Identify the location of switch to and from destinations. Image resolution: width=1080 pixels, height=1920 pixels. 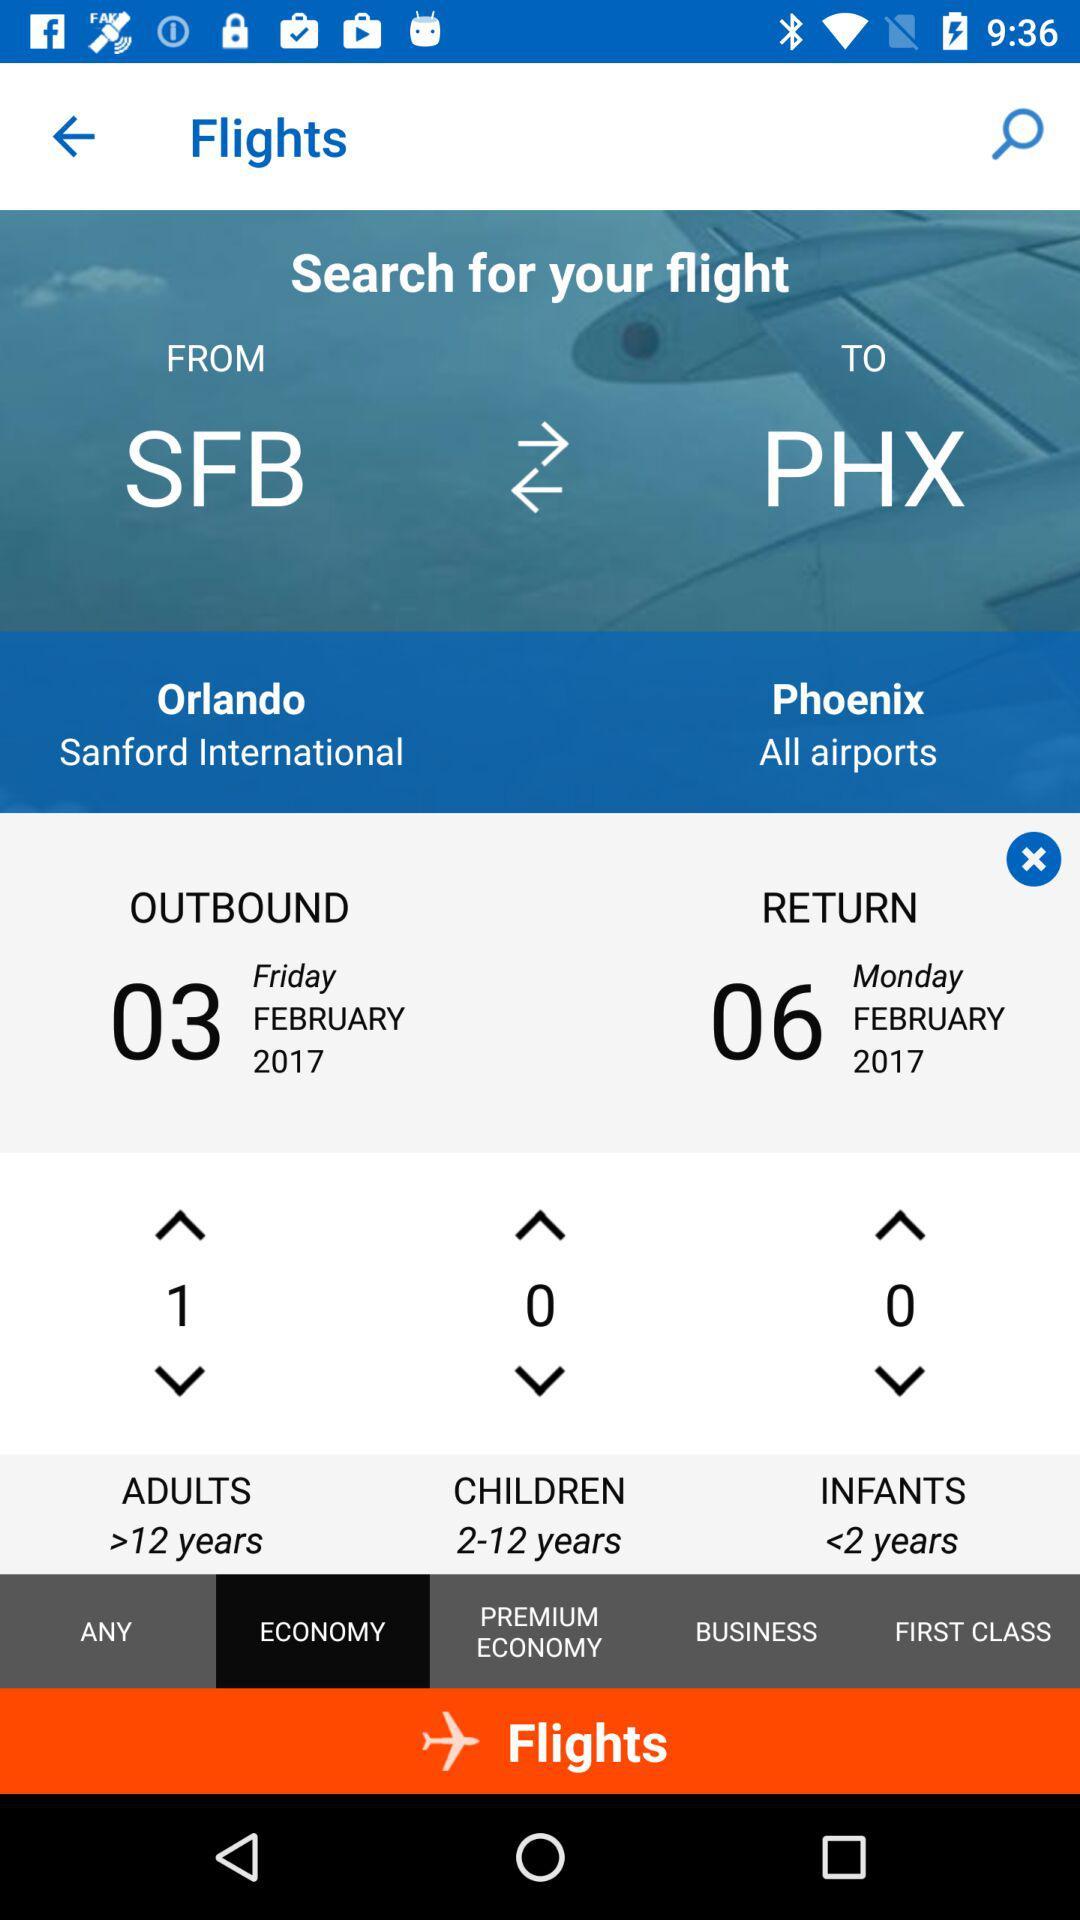
(538, 466).